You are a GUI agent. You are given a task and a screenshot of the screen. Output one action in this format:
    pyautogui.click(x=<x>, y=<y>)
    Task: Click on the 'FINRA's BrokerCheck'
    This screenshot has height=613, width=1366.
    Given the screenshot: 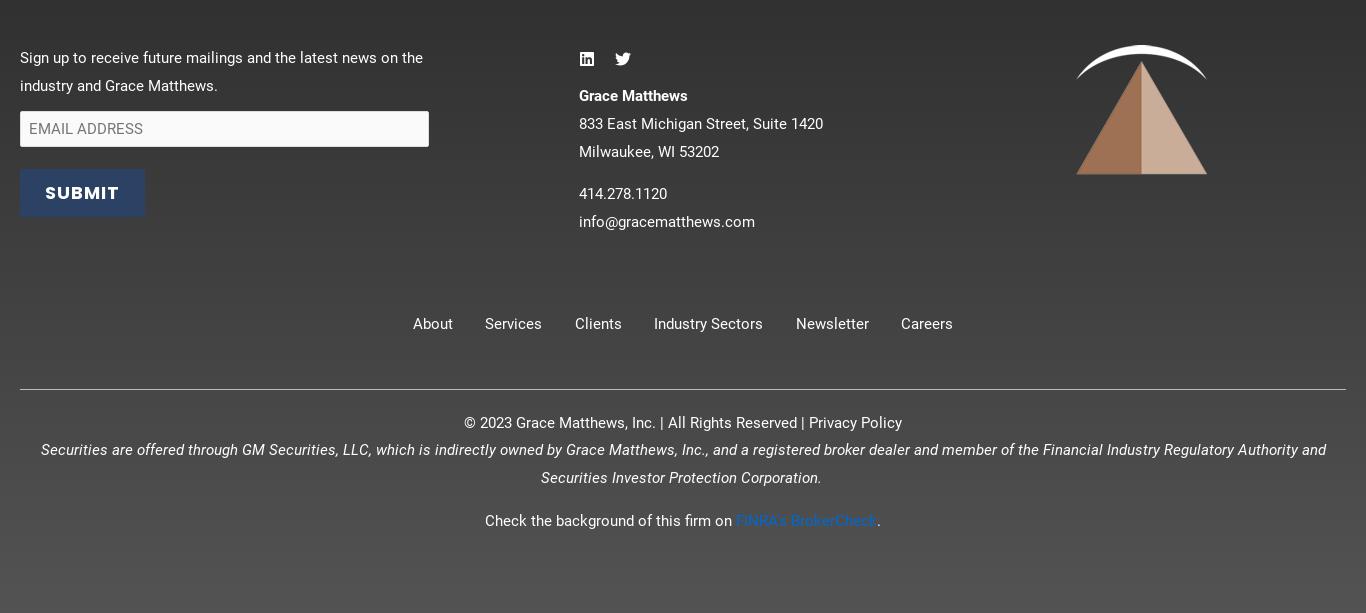 What is the action you would take?
    pyautogui.click(x=805, y=519)
    